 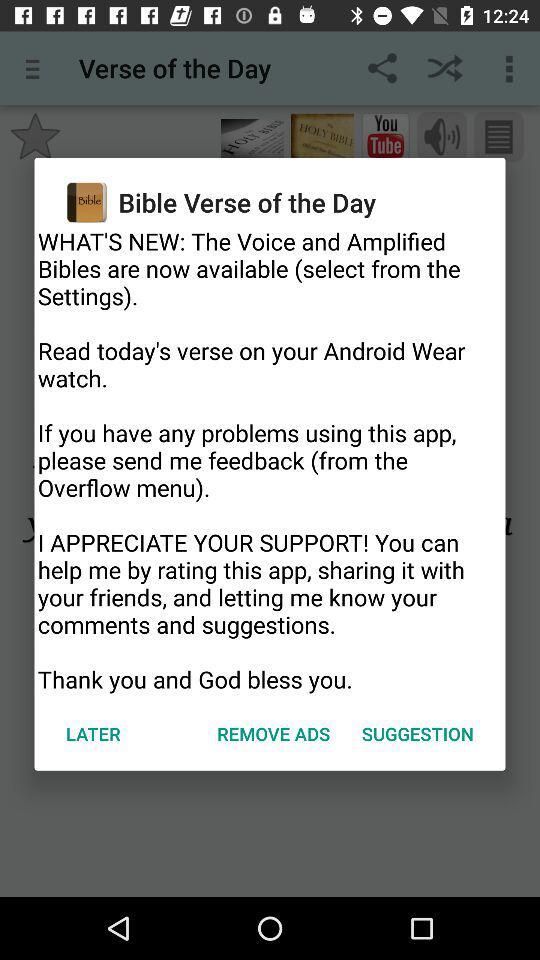 What do you see at coordinates (416, 732) in the screenshot?
I see `the suggestion at the bottom right corner` at bounding box center [416, 732].